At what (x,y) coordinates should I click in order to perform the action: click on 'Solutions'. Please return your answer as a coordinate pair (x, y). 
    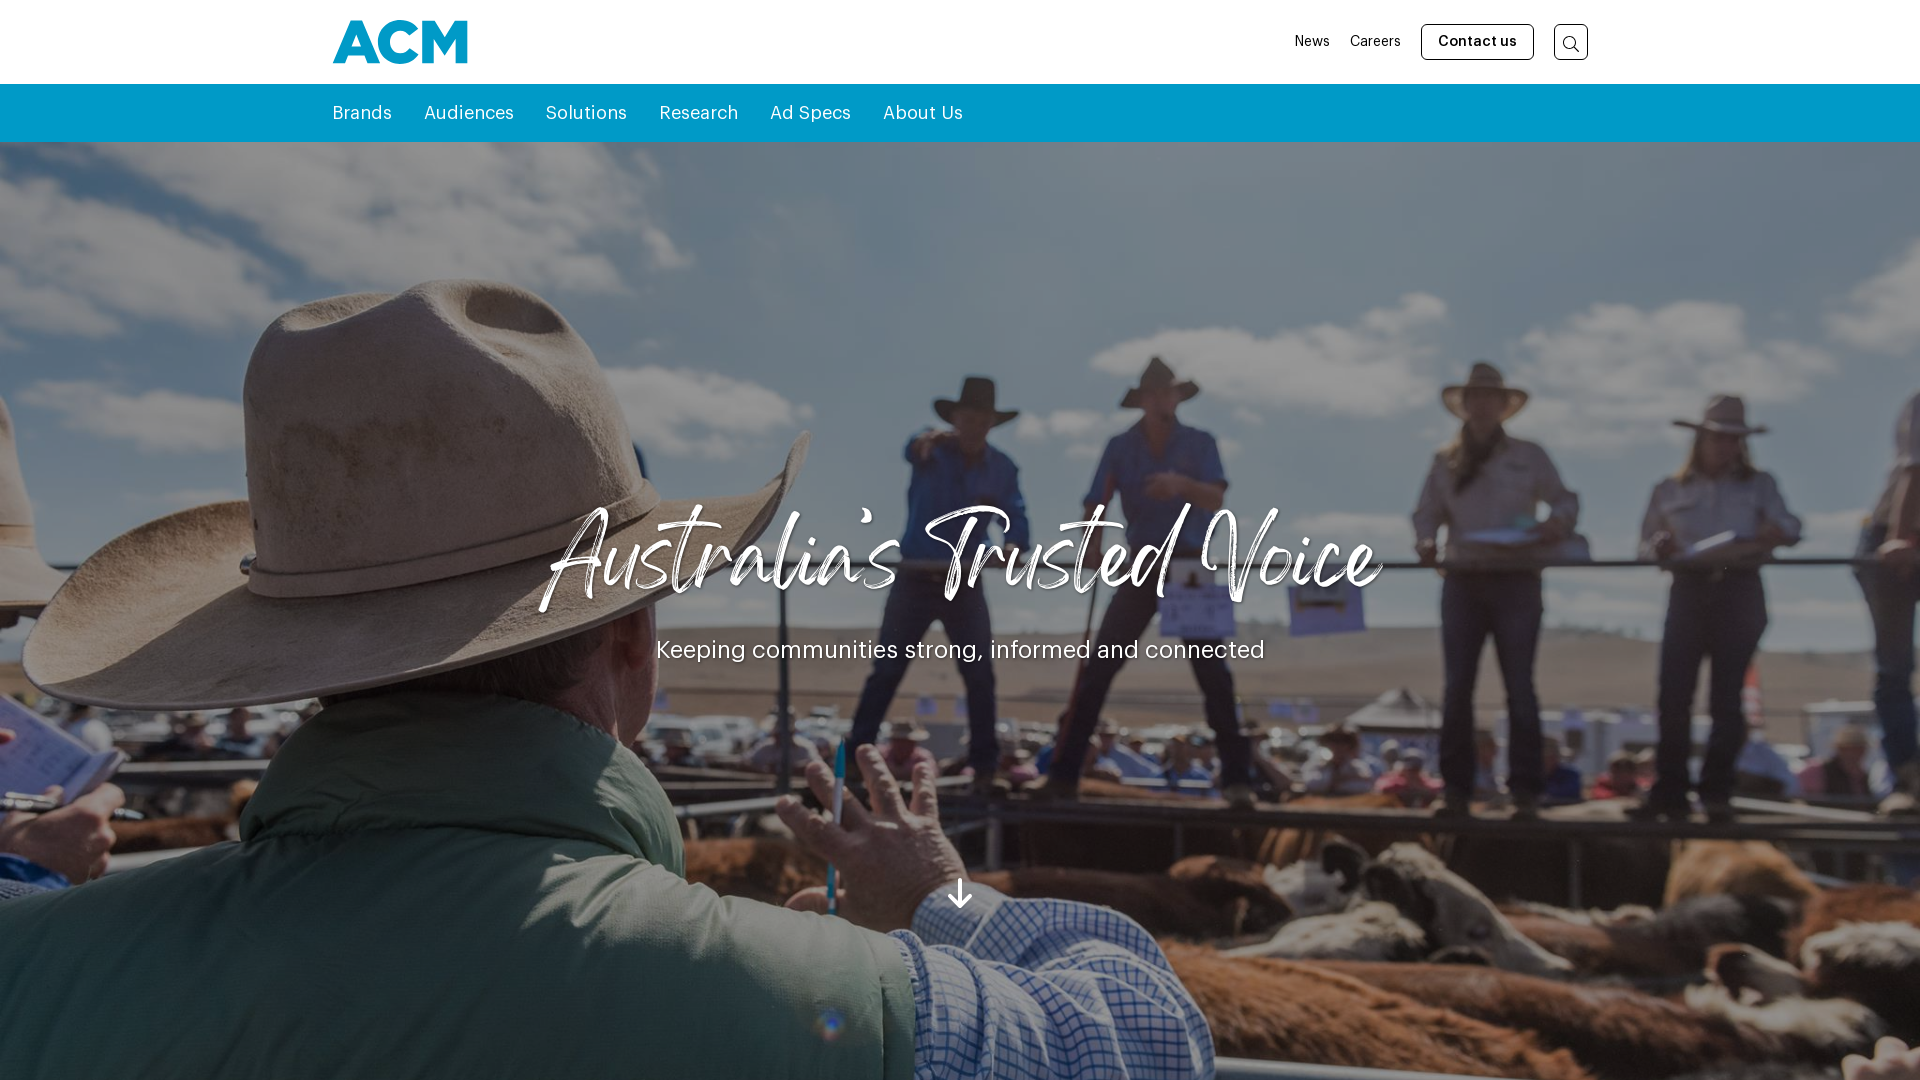
    Looking at the image, I should click on (585, 112).